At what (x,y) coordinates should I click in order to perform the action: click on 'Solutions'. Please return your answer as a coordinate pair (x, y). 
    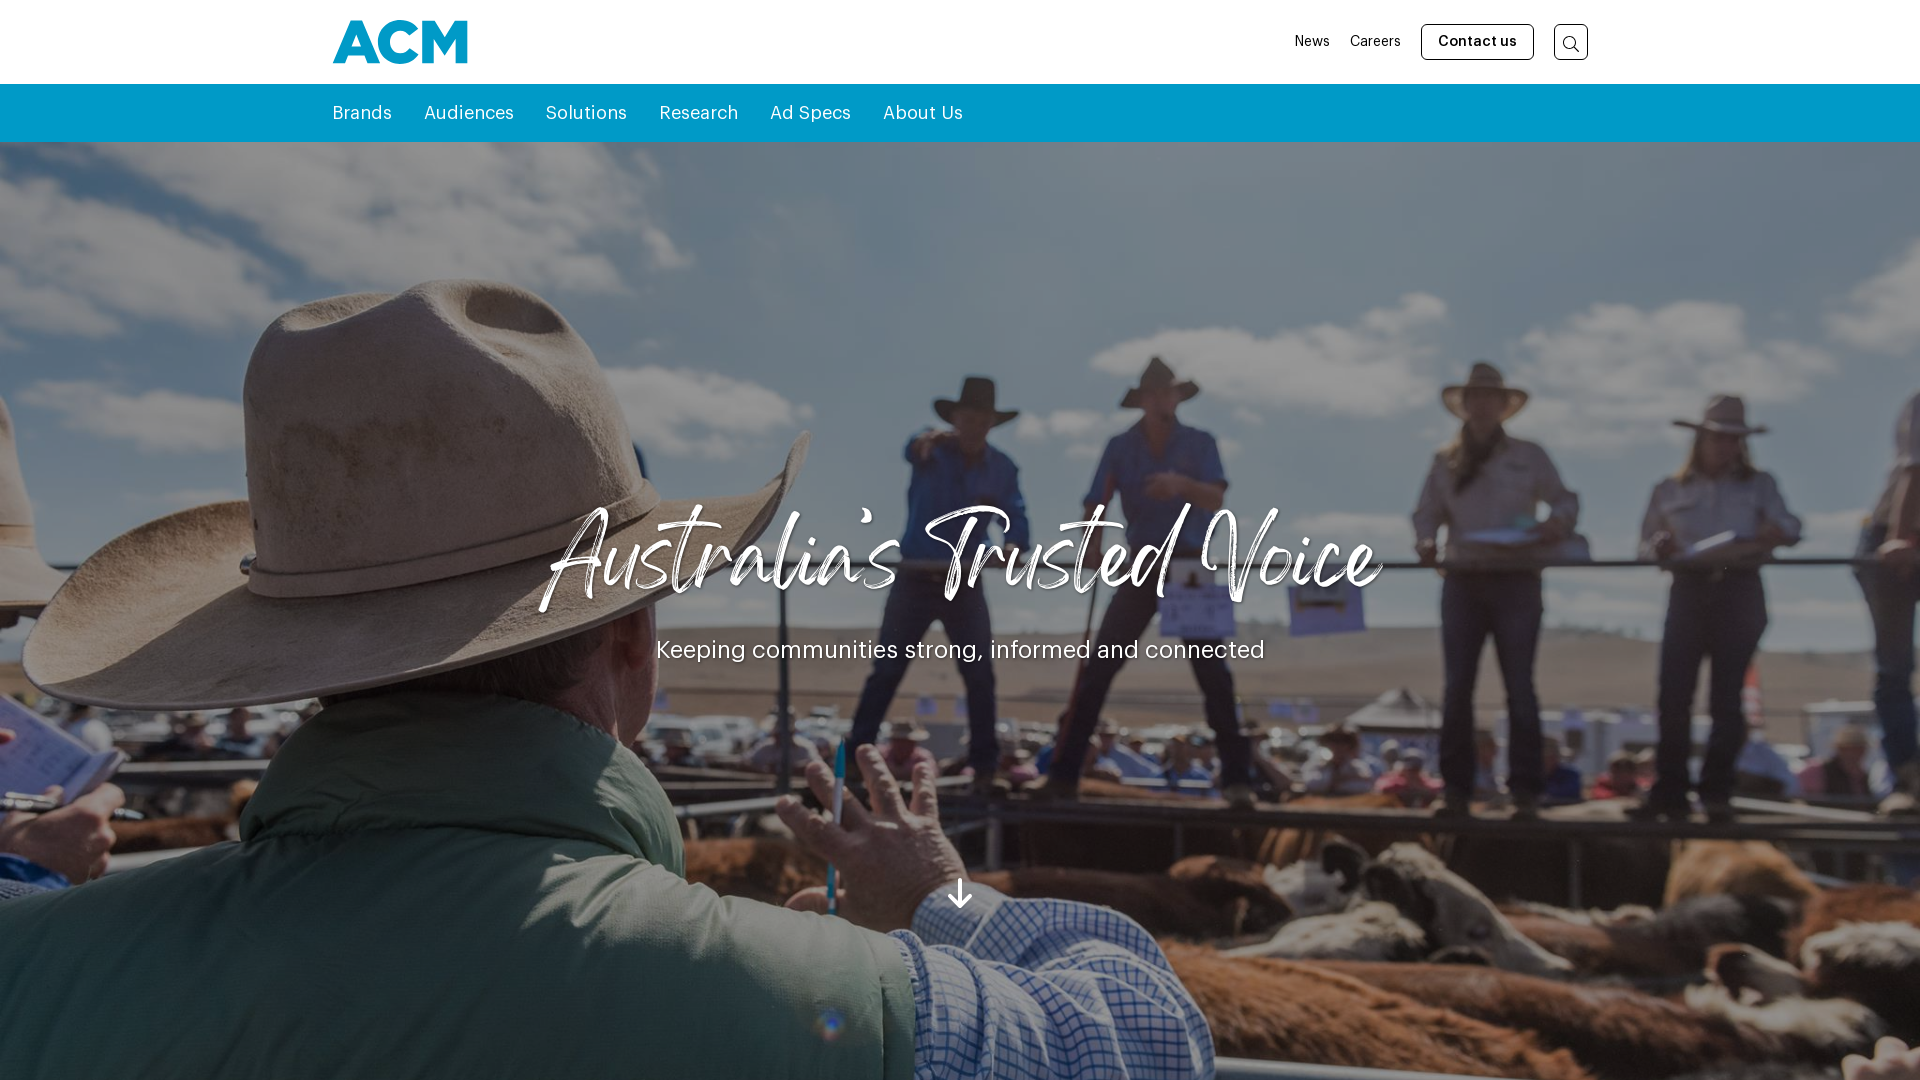
    Looking at the image, I should click on (585, 112).